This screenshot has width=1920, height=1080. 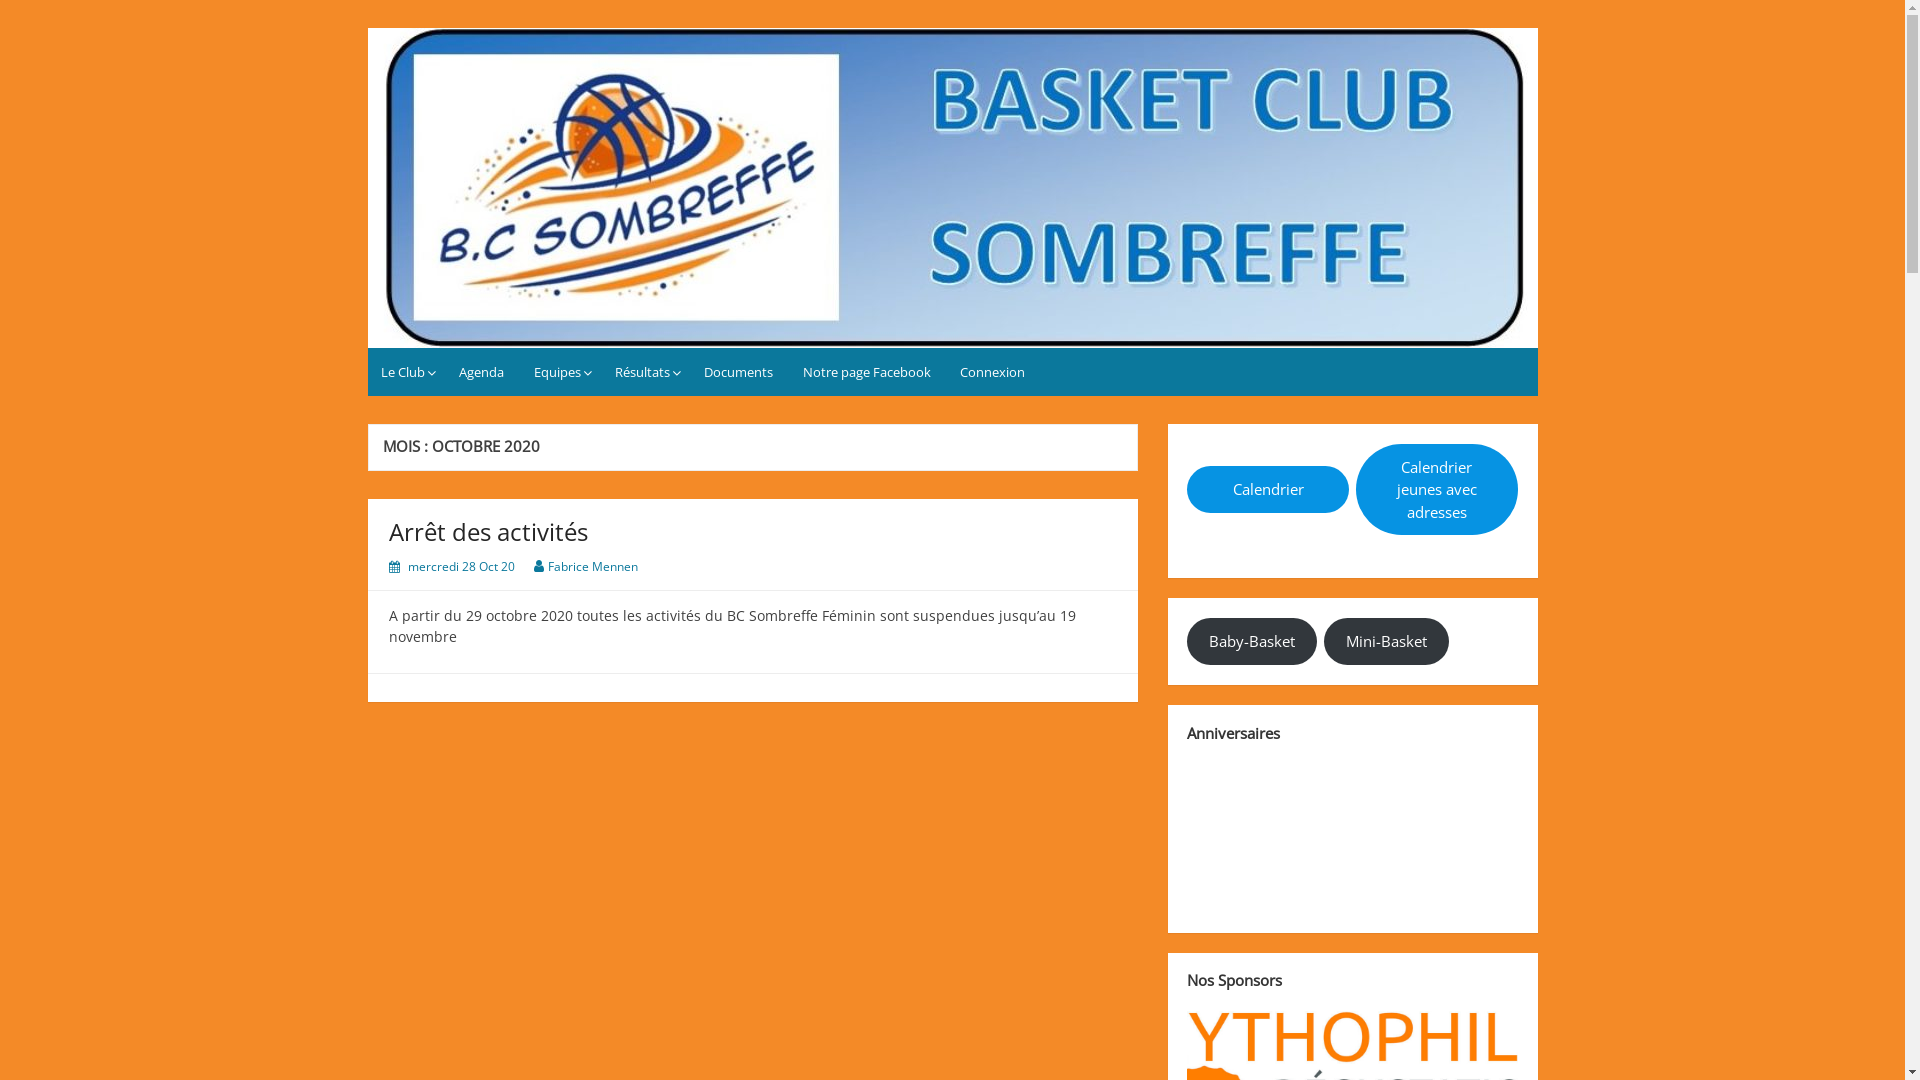 What do you see at coordinates (1435, 489) in the screenshot?
I see `'Calendrier jeunes avec adresses'` at bounding box center [1435, 489].